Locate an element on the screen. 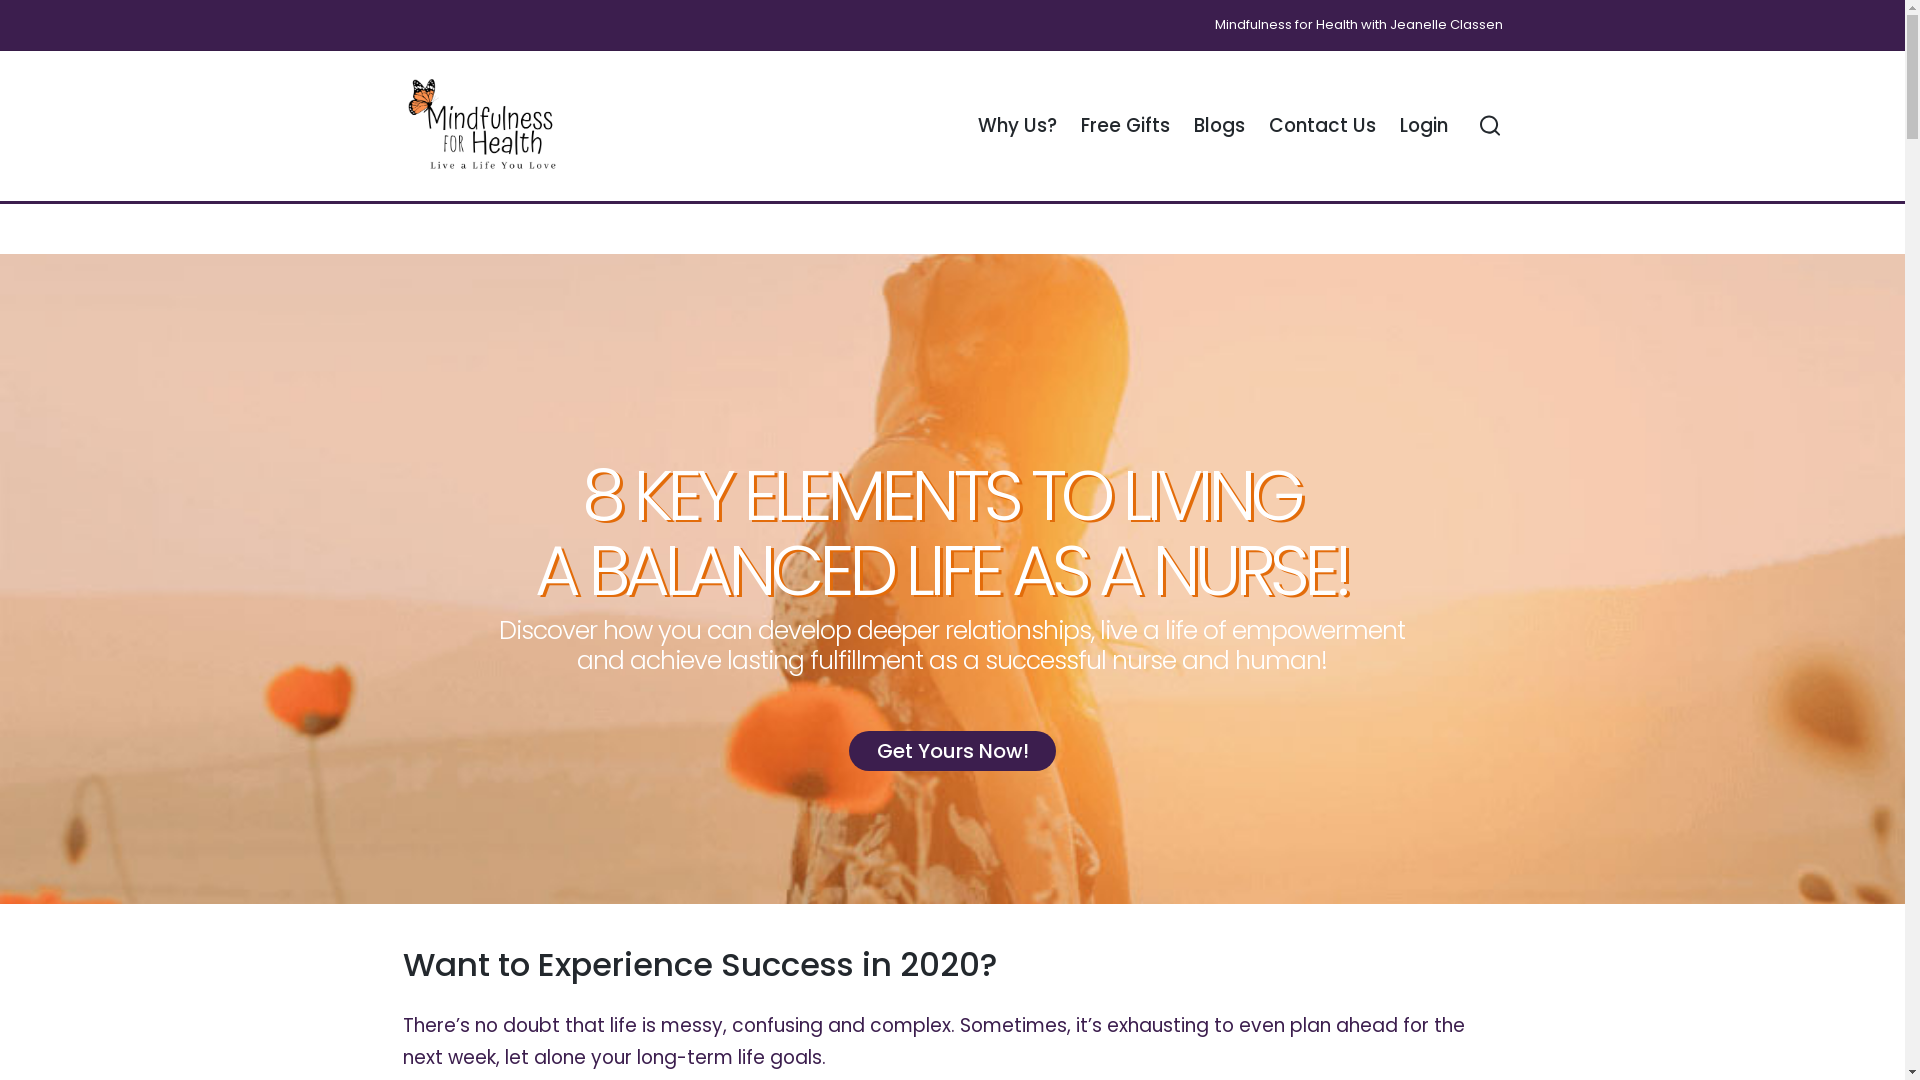 Image resolution: width=1920 pixels, height=1080 pixels. 'Why Us?' is located at coordinates (1017, 126).